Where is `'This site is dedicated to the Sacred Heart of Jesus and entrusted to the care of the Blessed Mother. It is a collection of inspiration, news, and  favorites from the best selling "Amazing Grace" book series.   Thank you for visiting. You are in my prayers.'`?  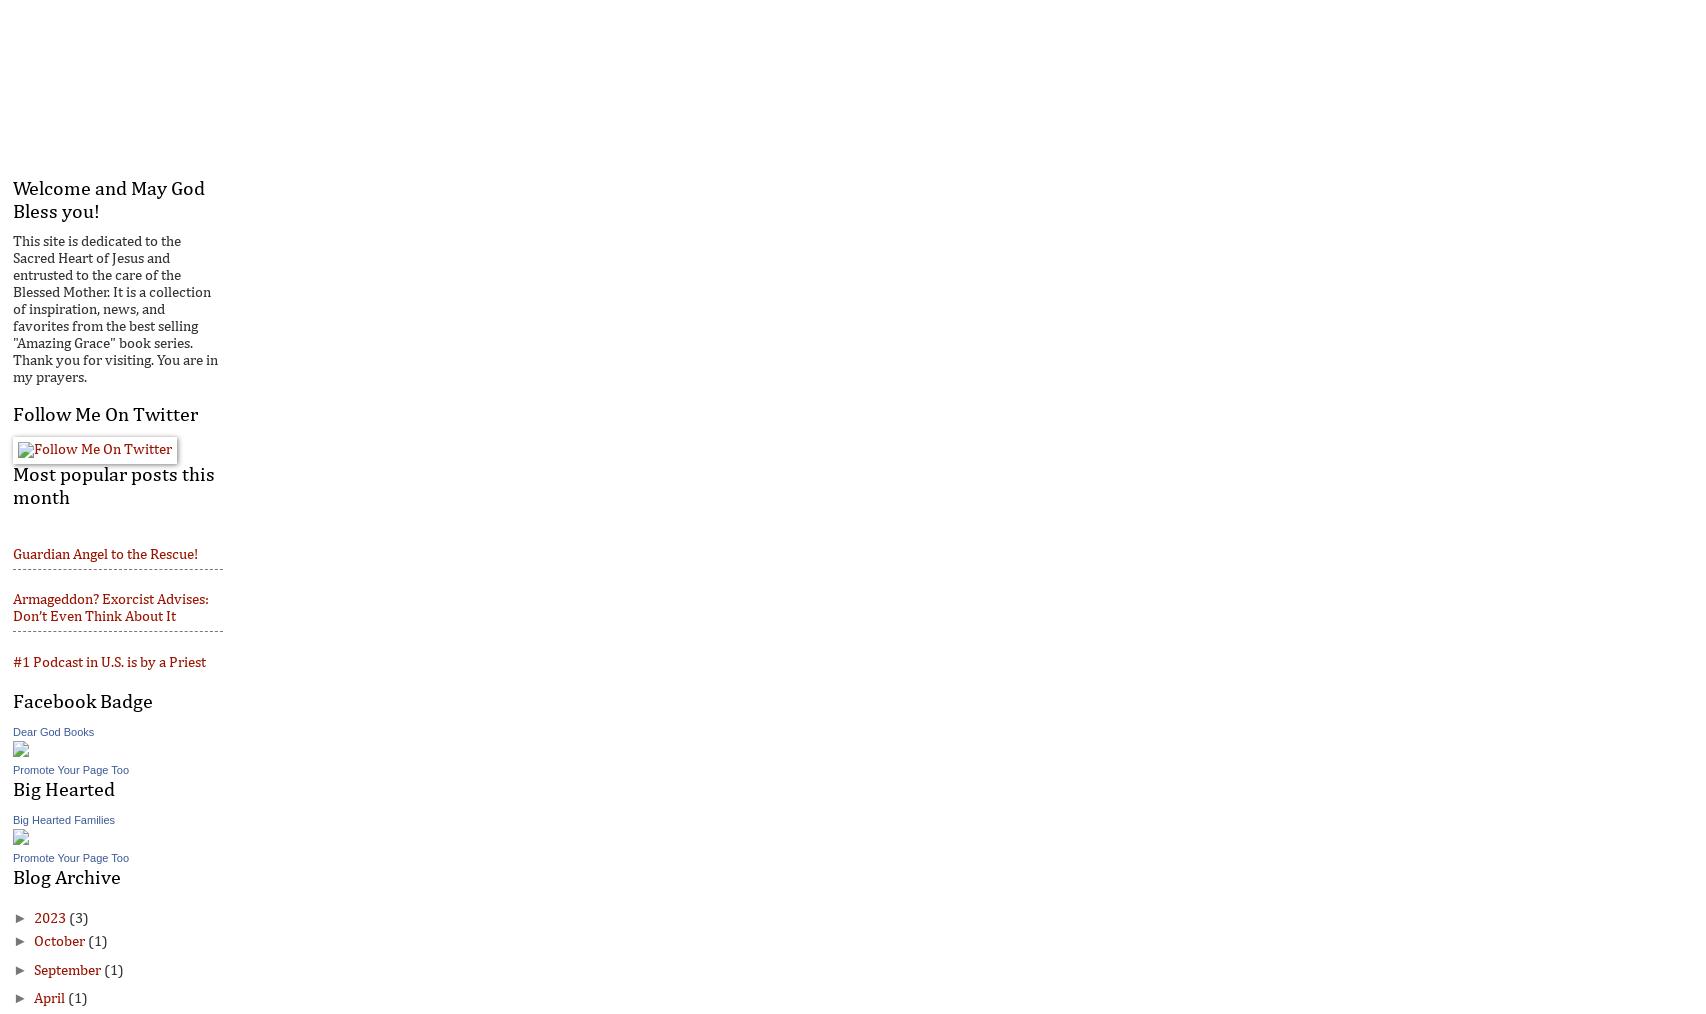 'This site is dedicated to the Sacred Heart of Jesus and entrusted to the care of the Blessed Mother. It is a collection of inspiration, news, and  favorites from the best selling "Amazing Grace" book series.   Thank you for visiting. You are in my prayers.' is located at coordinates (12, 309).